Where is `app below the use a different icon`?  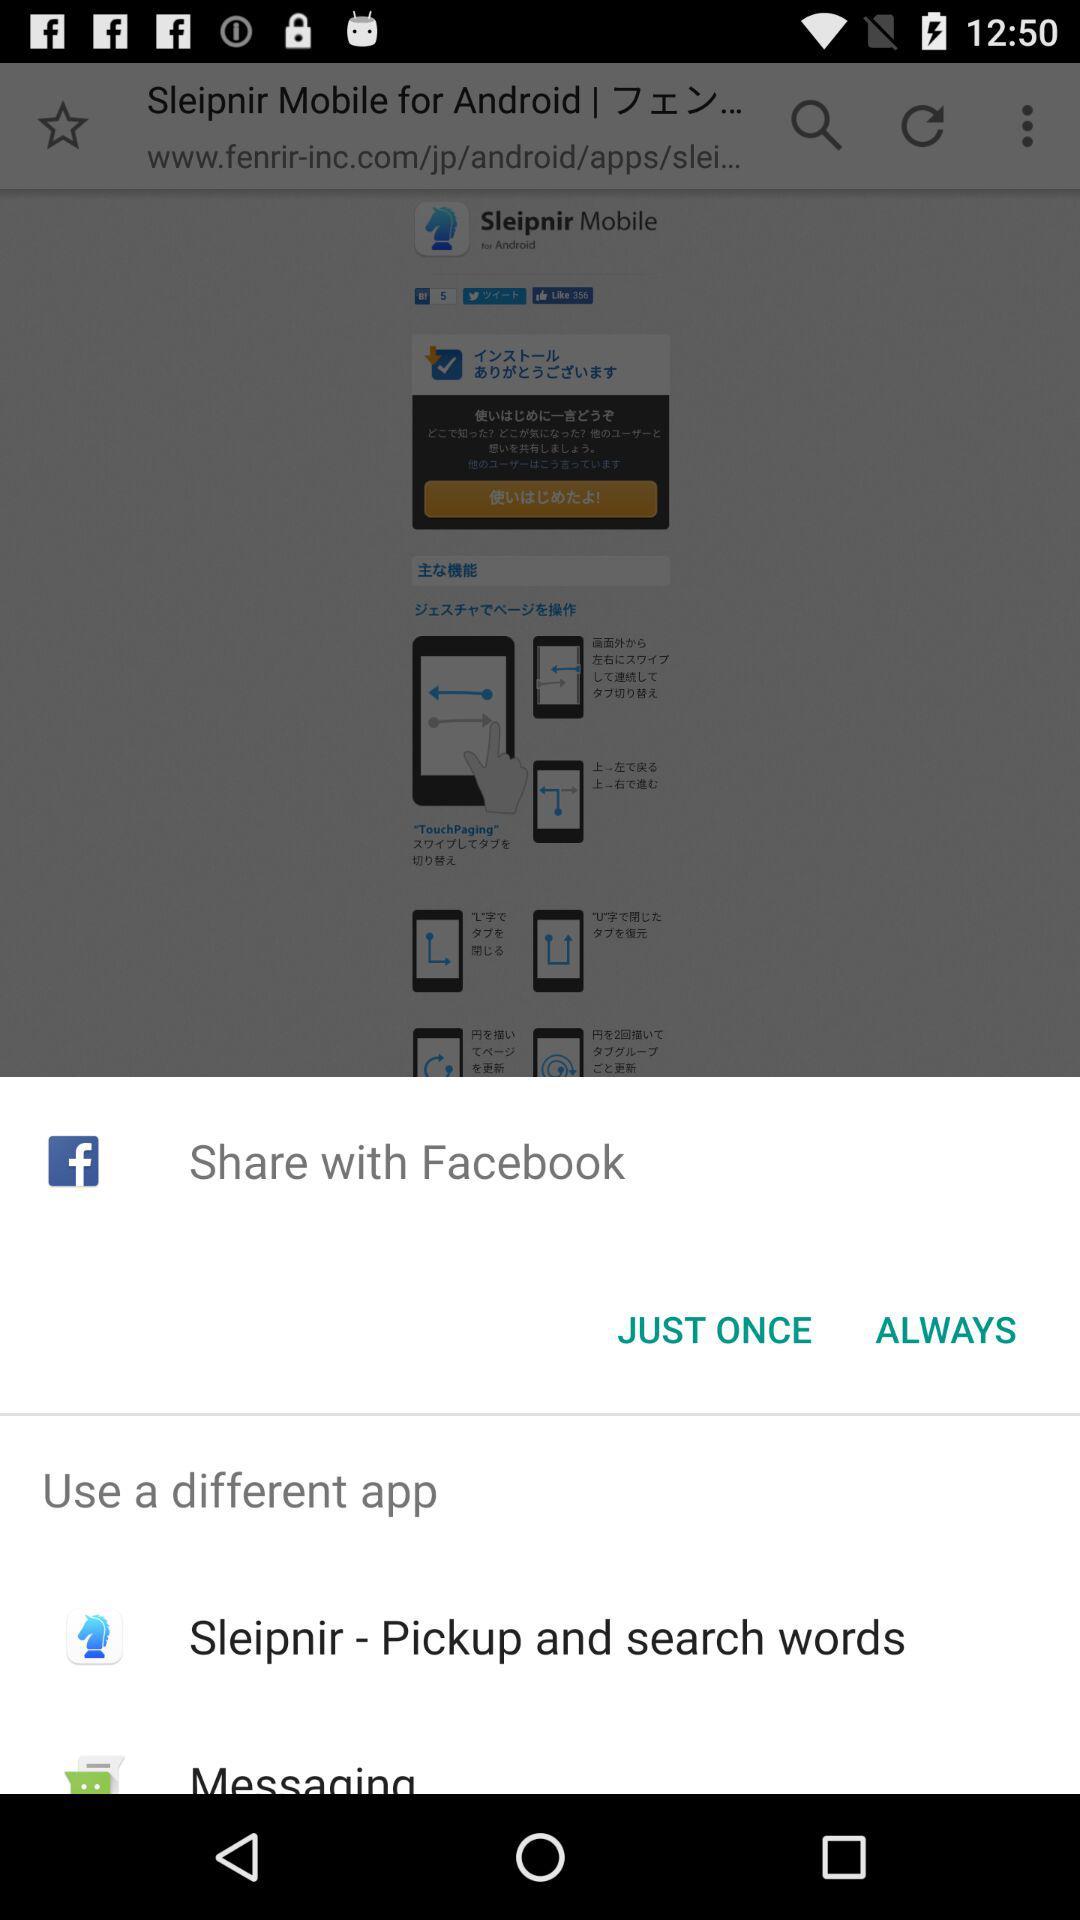 app below the use a different icon is located at coordinates (547, 1636).